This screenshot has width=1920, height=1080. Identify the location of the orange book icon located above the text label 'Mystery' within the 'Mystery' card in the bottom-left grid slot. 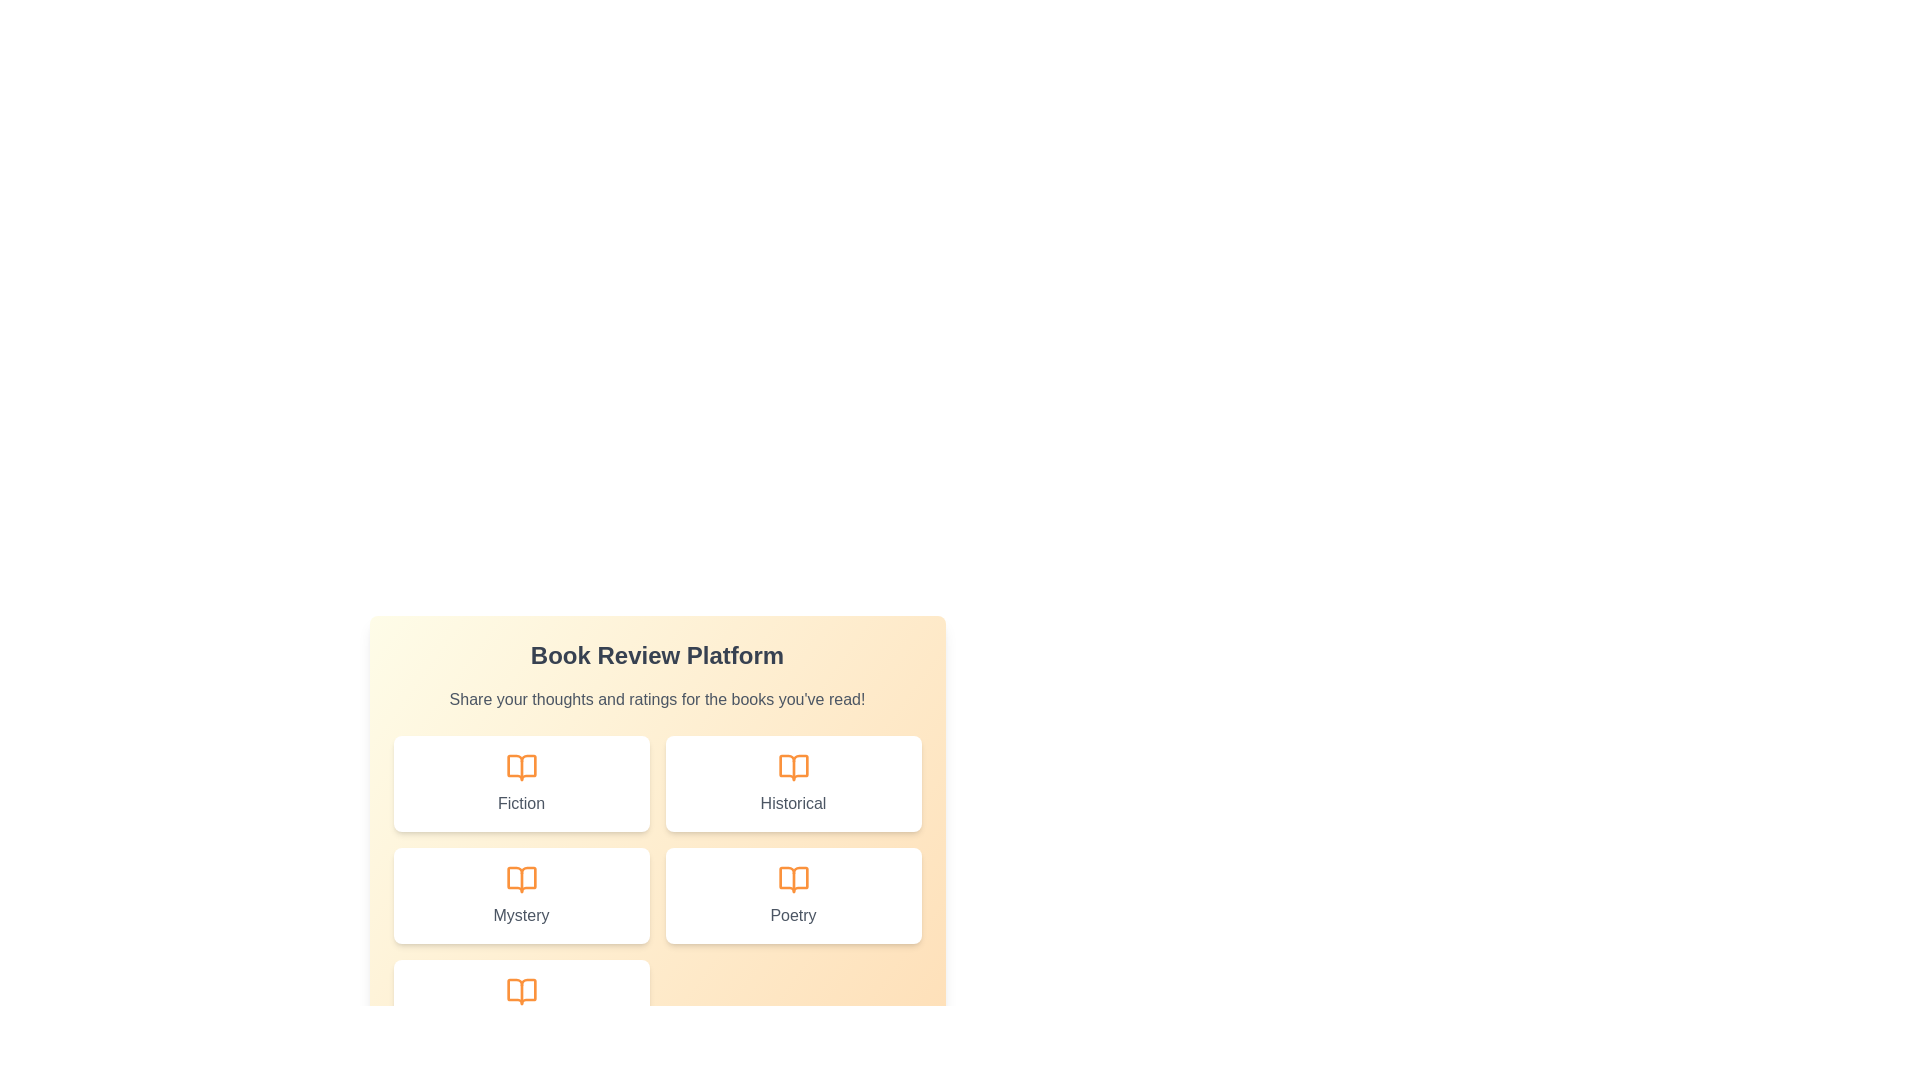
(521, 878).